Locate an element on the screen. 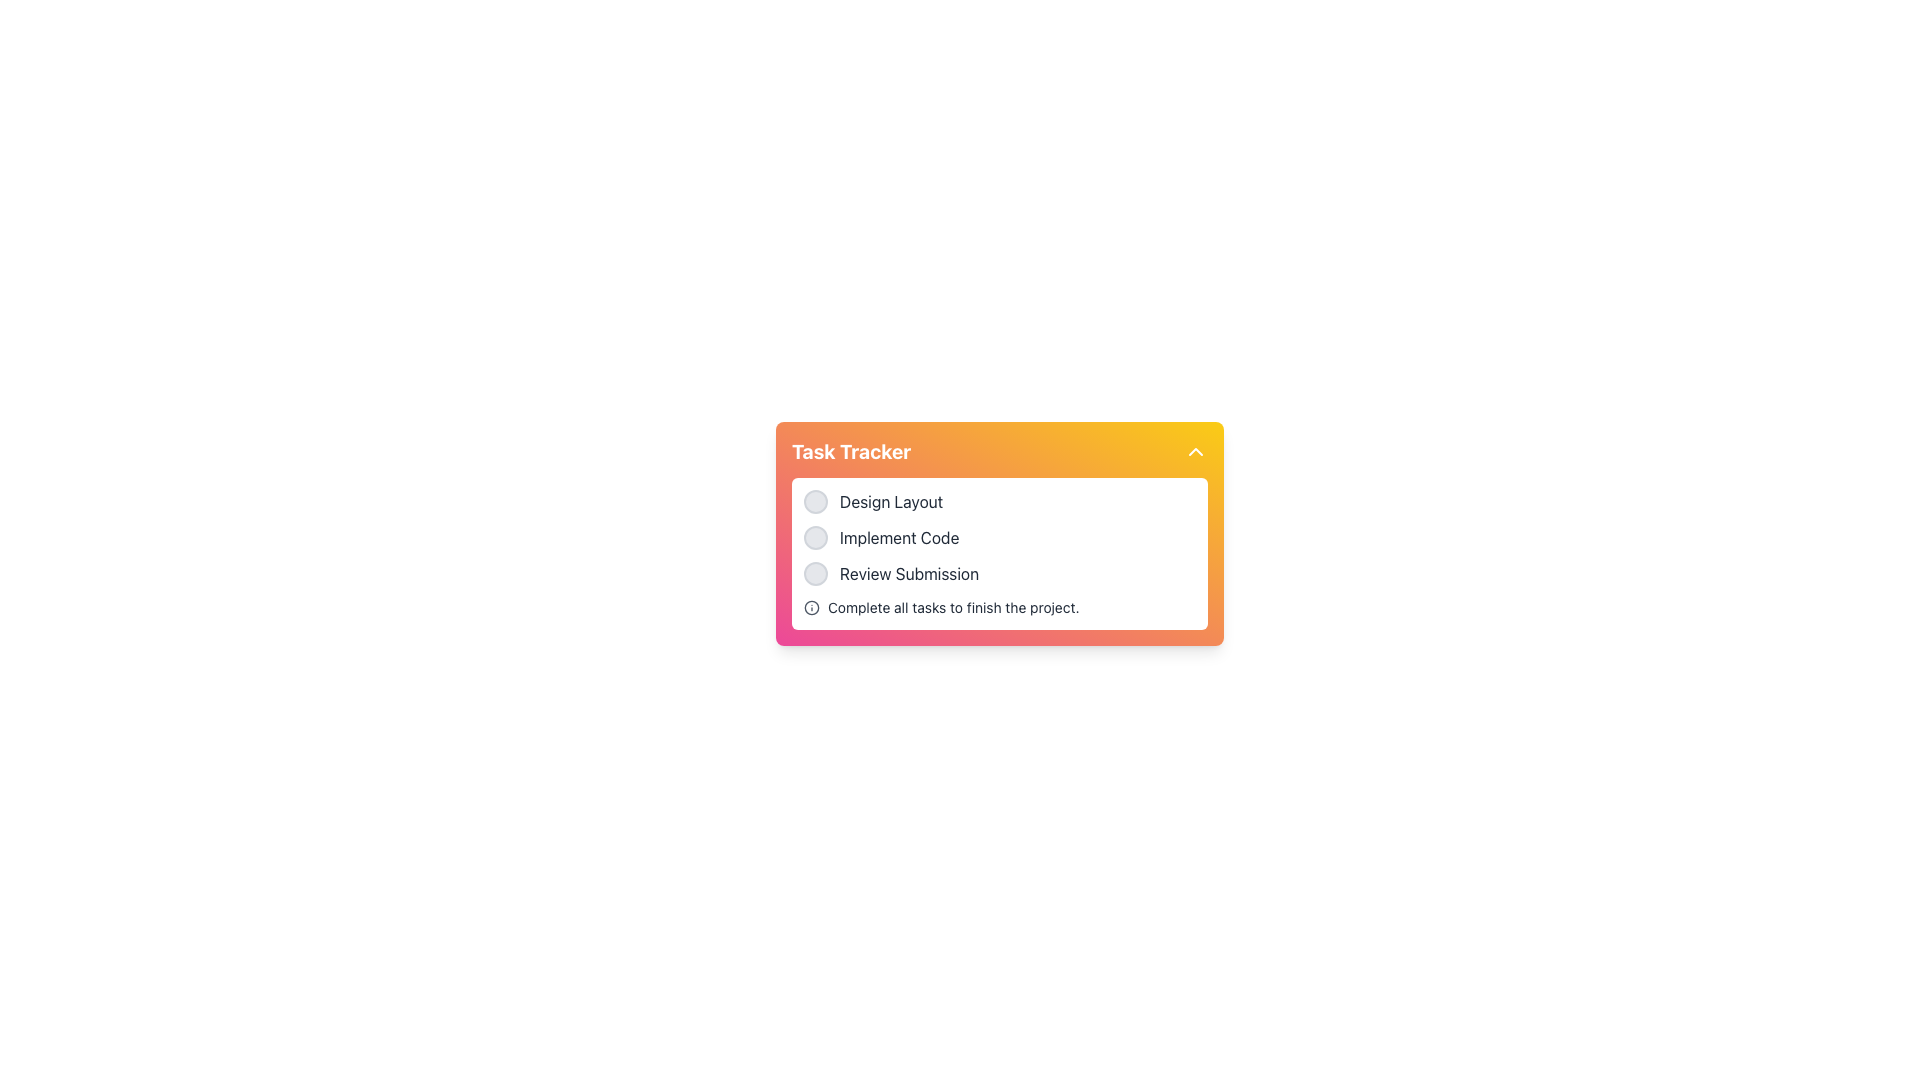  the completion message text label that provides information about finishing the project, located at the bottom of the task tracker box is located at coordinates (952, 607).